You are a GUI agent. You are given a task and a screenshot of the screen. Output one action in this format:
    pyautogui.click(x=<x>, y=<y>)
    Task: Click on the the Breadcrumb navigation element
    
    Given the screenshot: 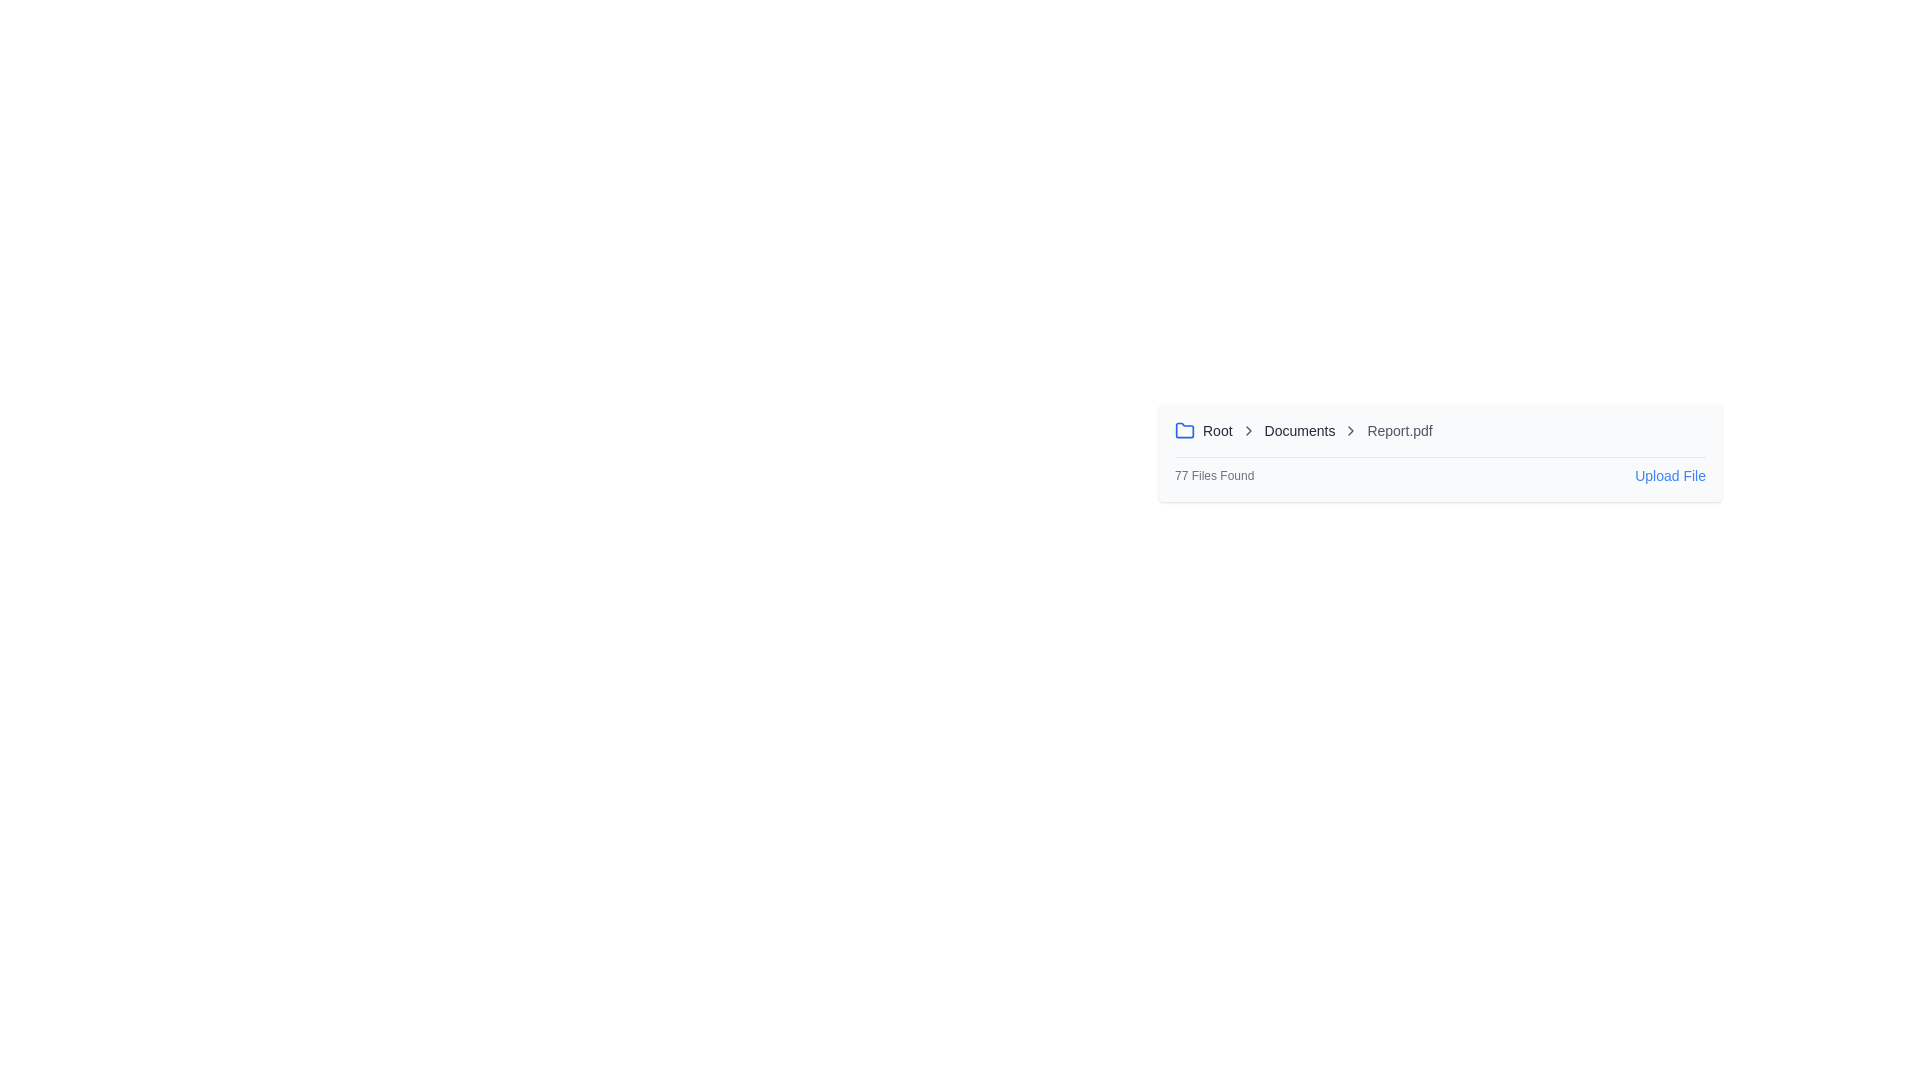 What is the action you would take?
    pyautogui.click(x=1440, y=430)
    